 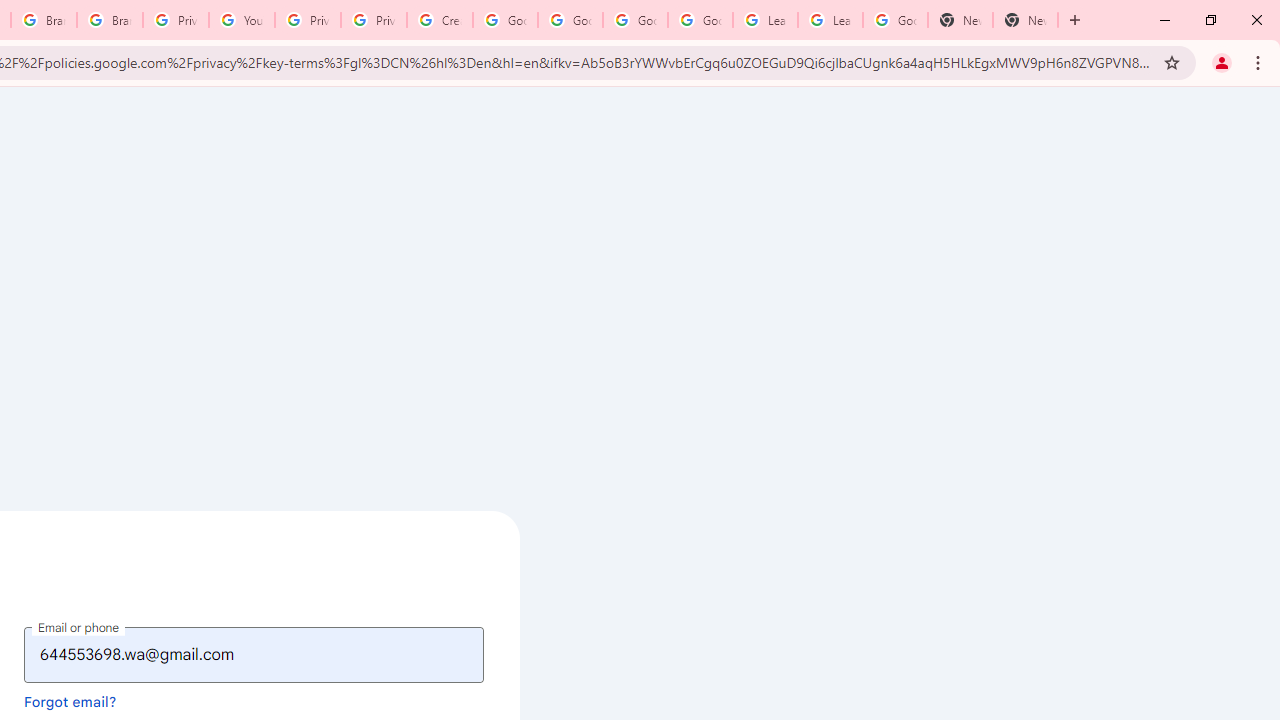 What do you see at coordinates (240, 20) in the screenshot?
I see `'YouTube'` at bounding box center [240, 20].